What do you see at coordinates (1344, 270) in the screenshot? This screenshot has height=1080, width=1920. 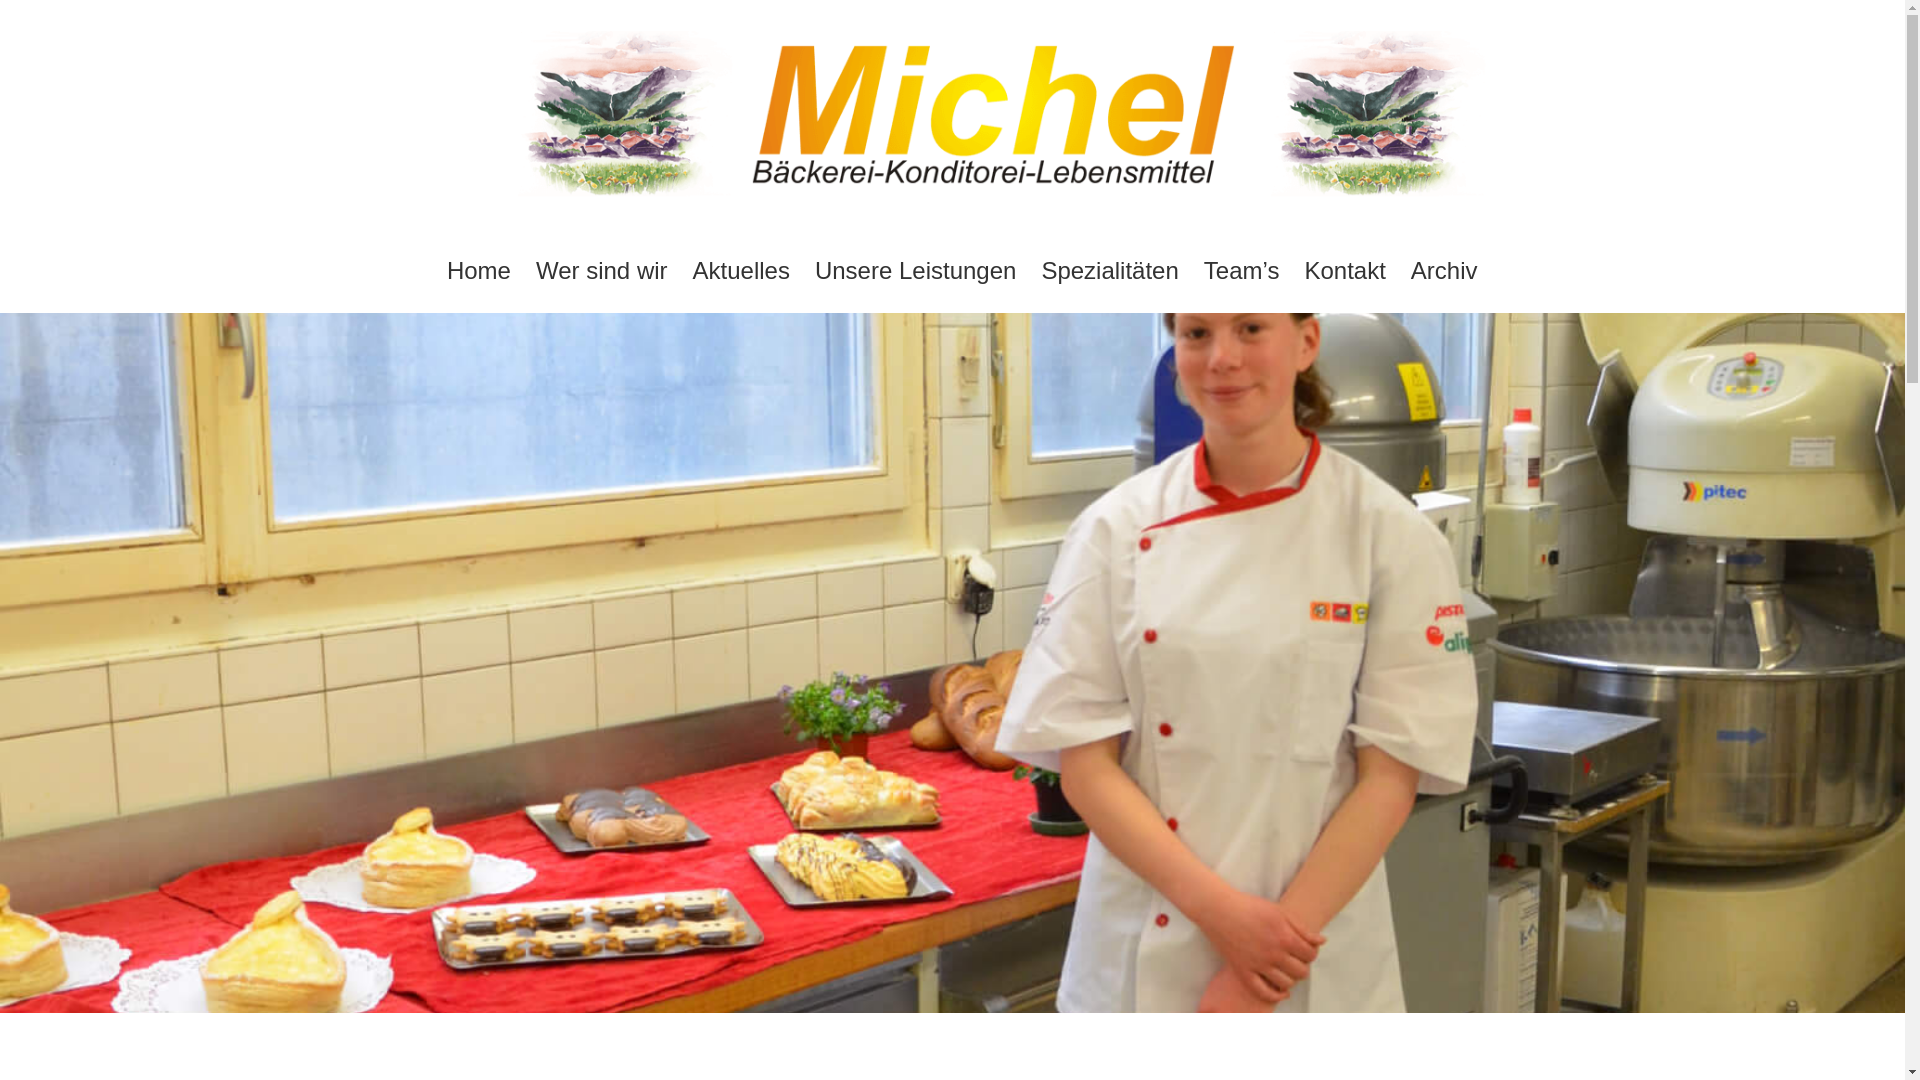 I see `'Kontakt'` at bounding box center [1344, 270].